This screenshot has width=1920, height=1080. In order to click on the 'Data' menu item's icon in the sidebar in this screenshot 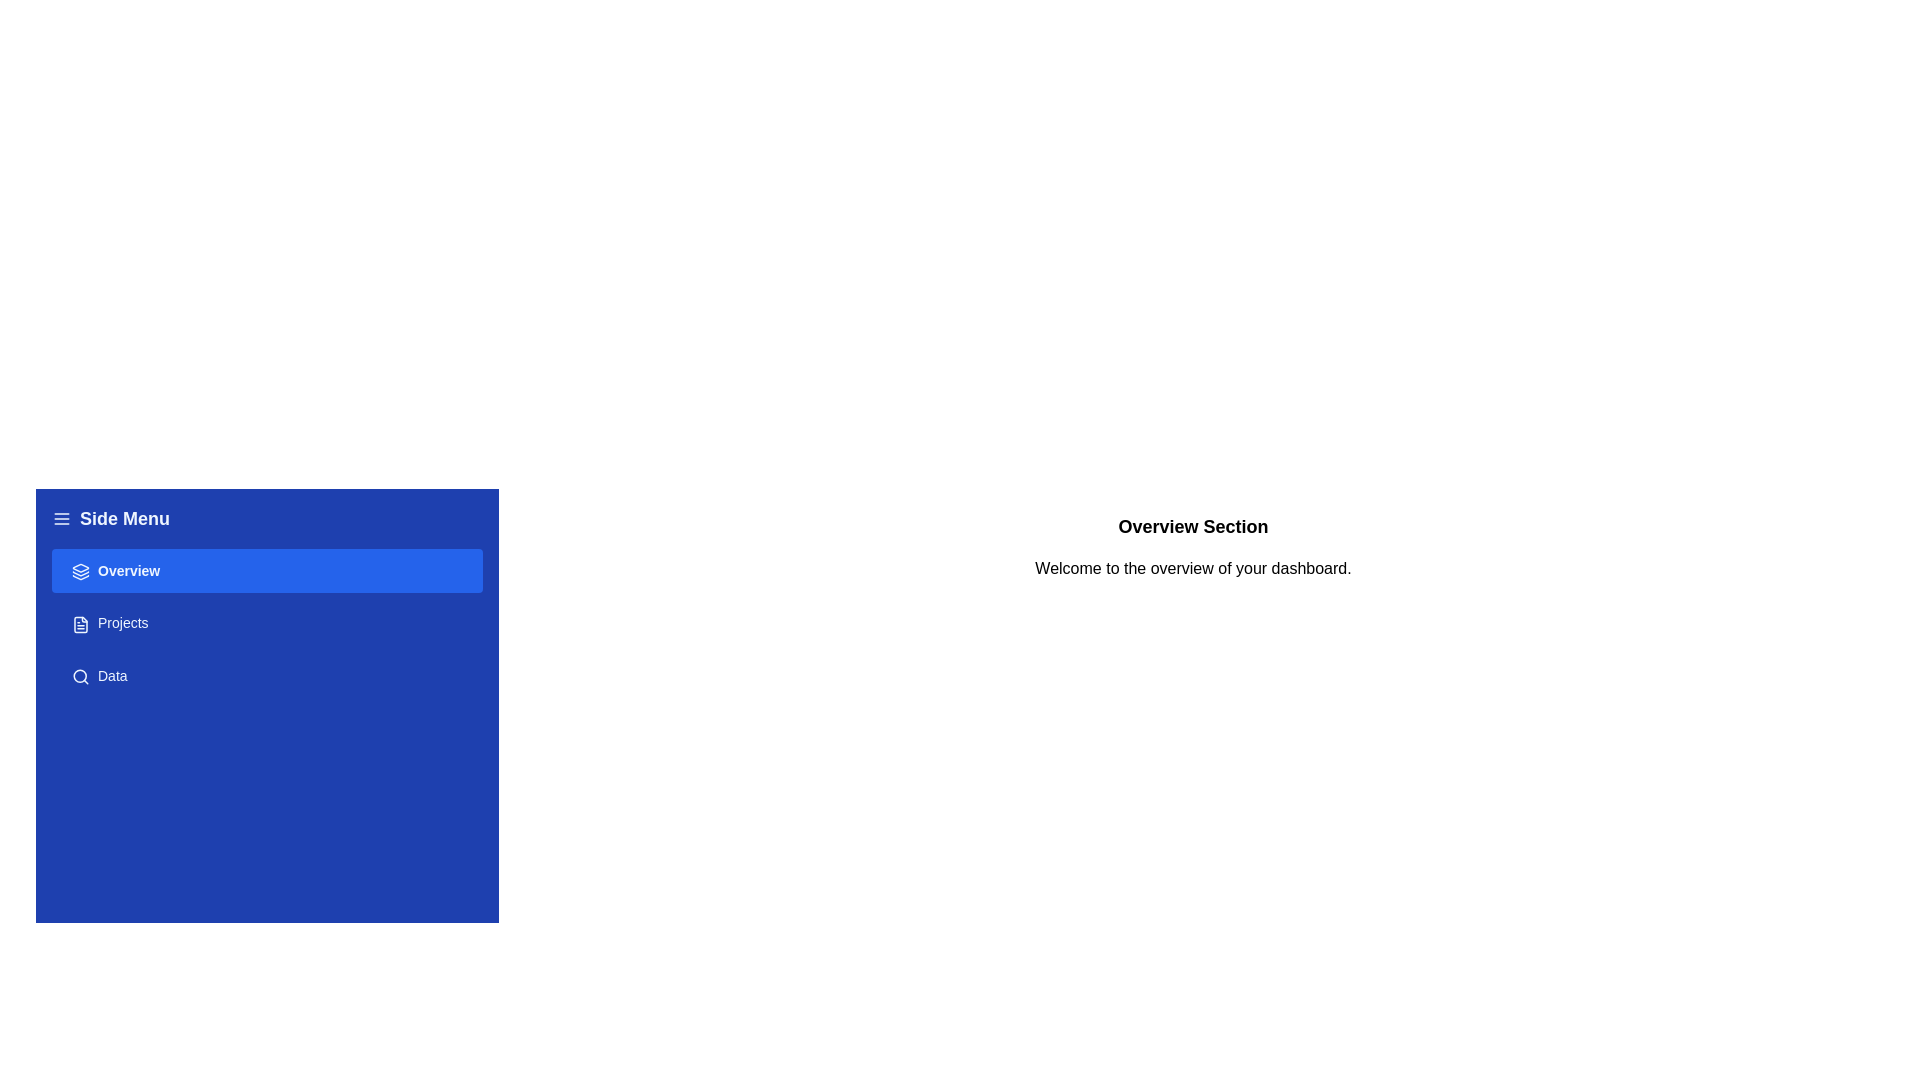, I will do `click(80, 675)`.